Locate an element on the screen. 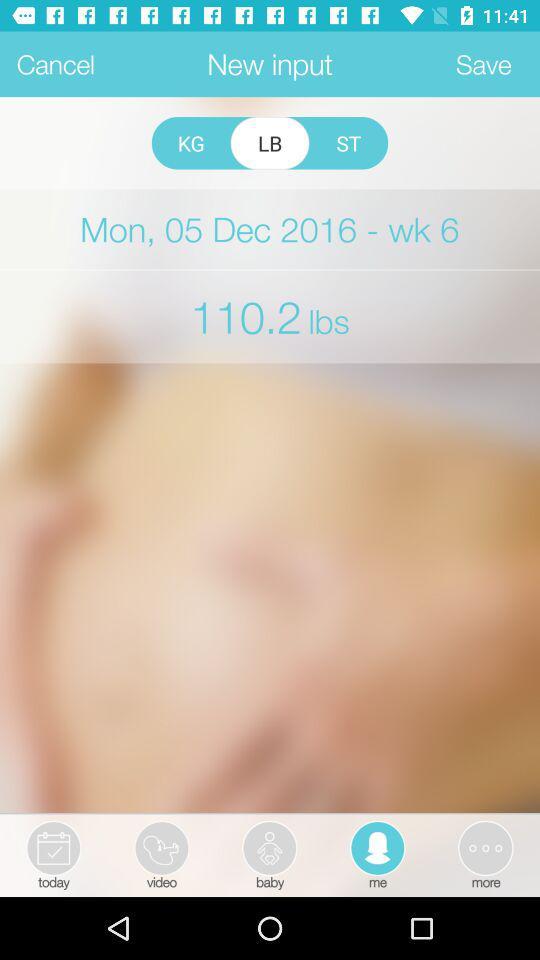  item next to the lb is located at coordinates (191, 142).